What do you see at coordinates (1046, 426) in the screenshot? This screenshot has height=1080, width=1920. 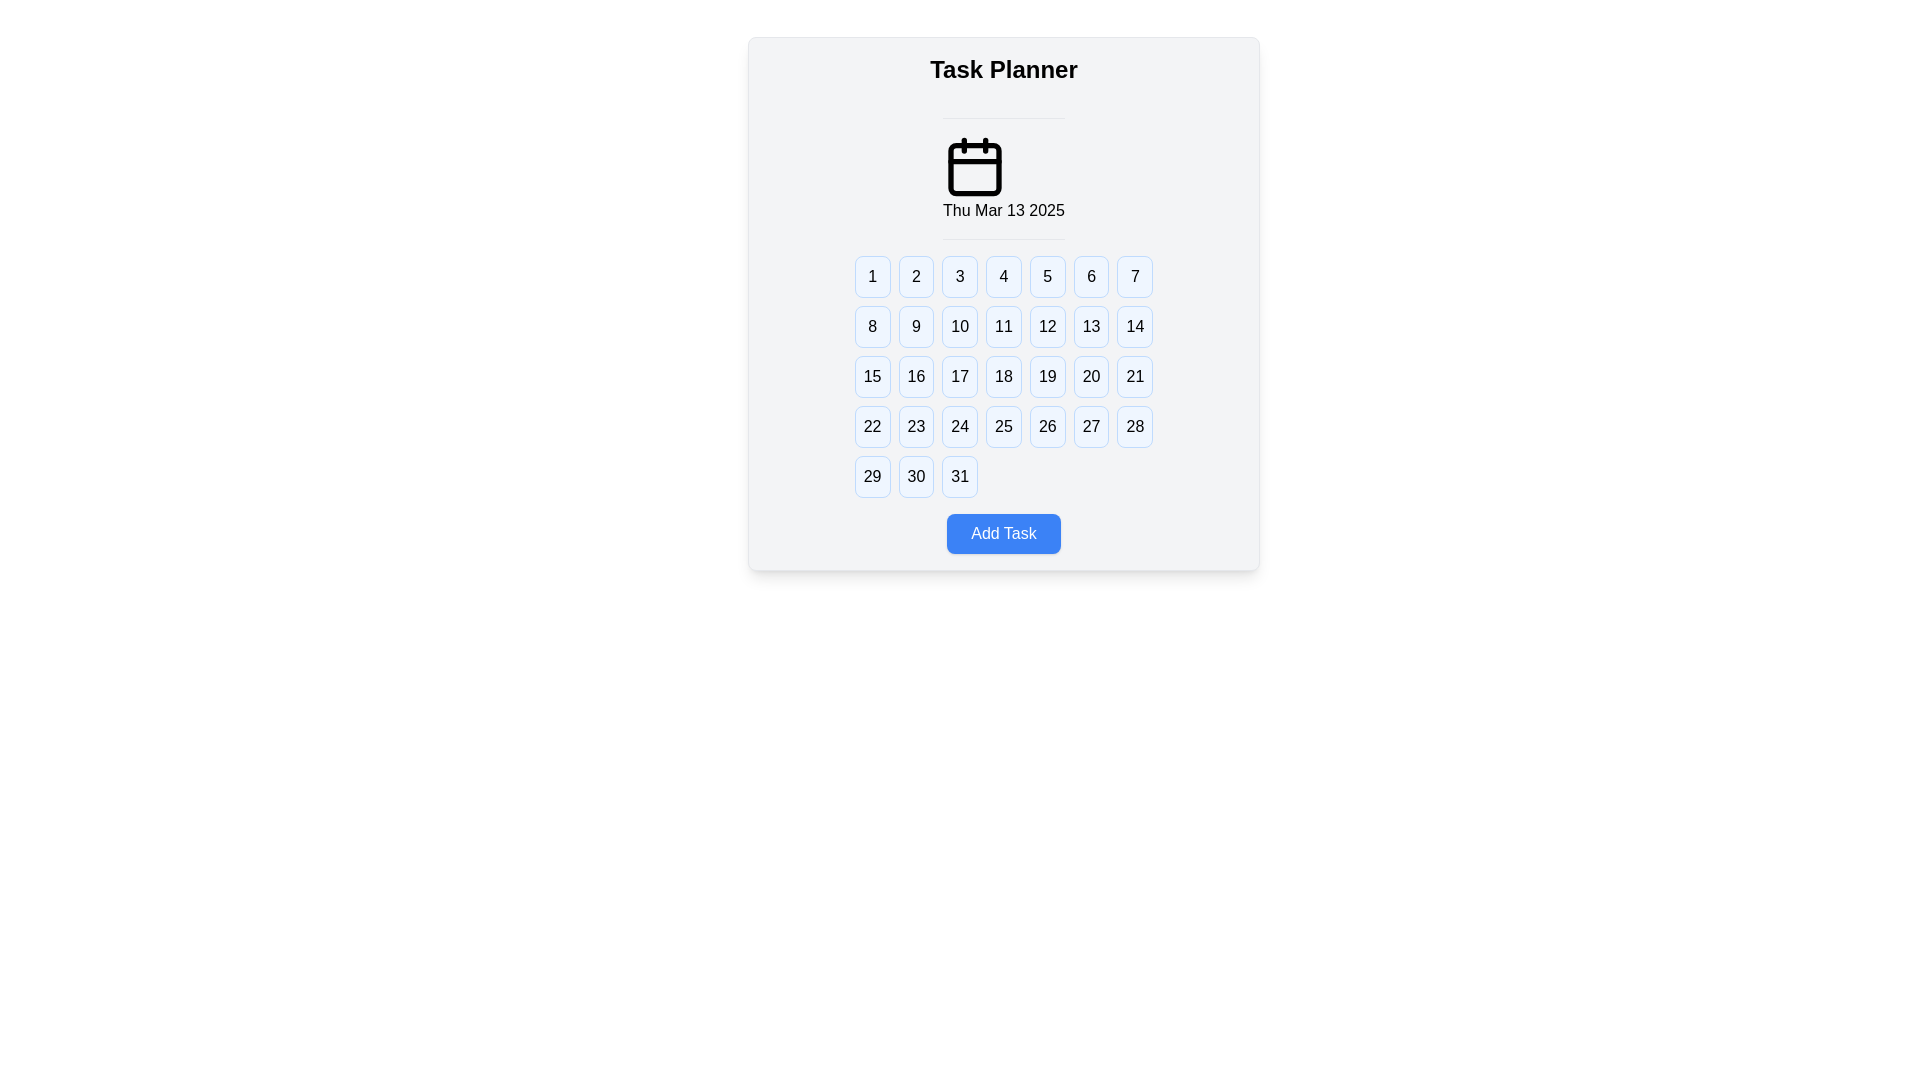 I see `the calendar button representing a day in the fourth row and fifth column of the grid` at bounding box center [1046, 426].